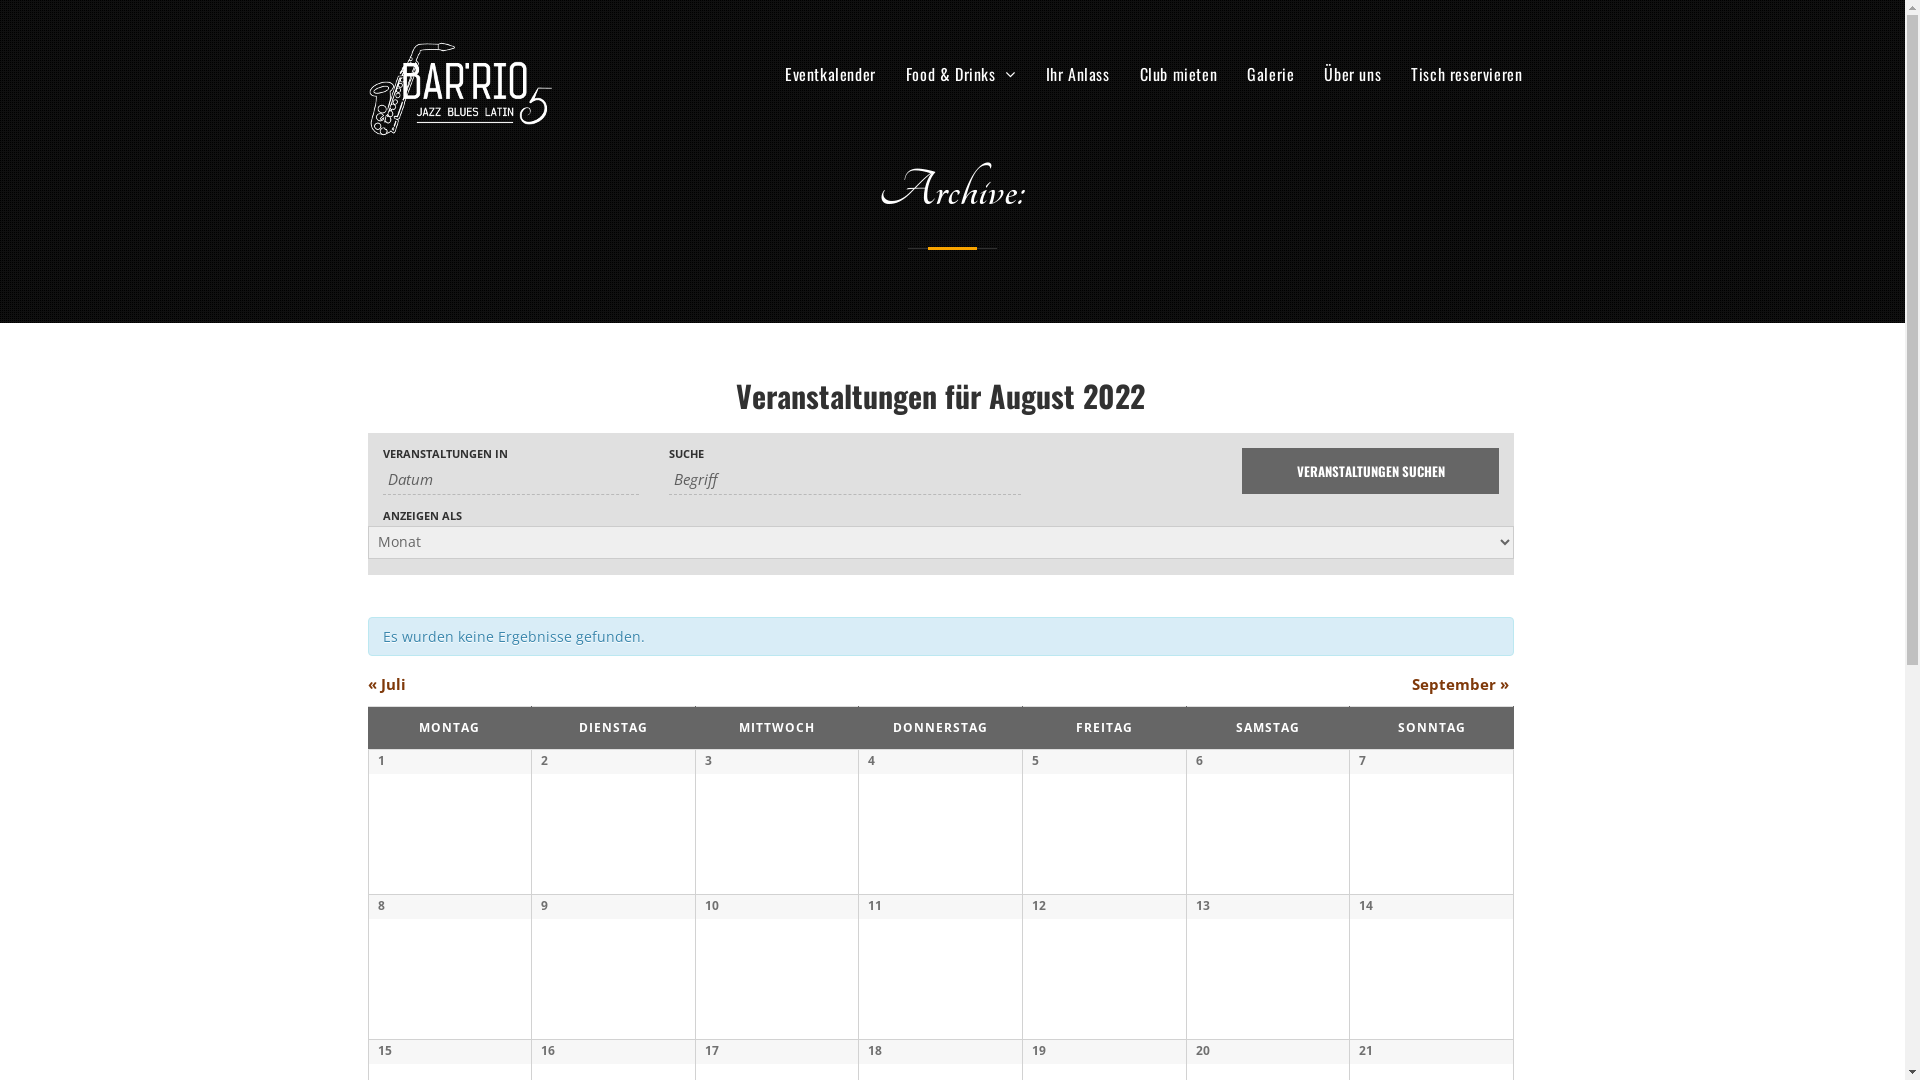 The width and height of the screenshot is (1920, 1080). What do you see at coordinates (1269, 72) in the screenshot?
I see `'Galerie'` at bounding box center [1269, 72].